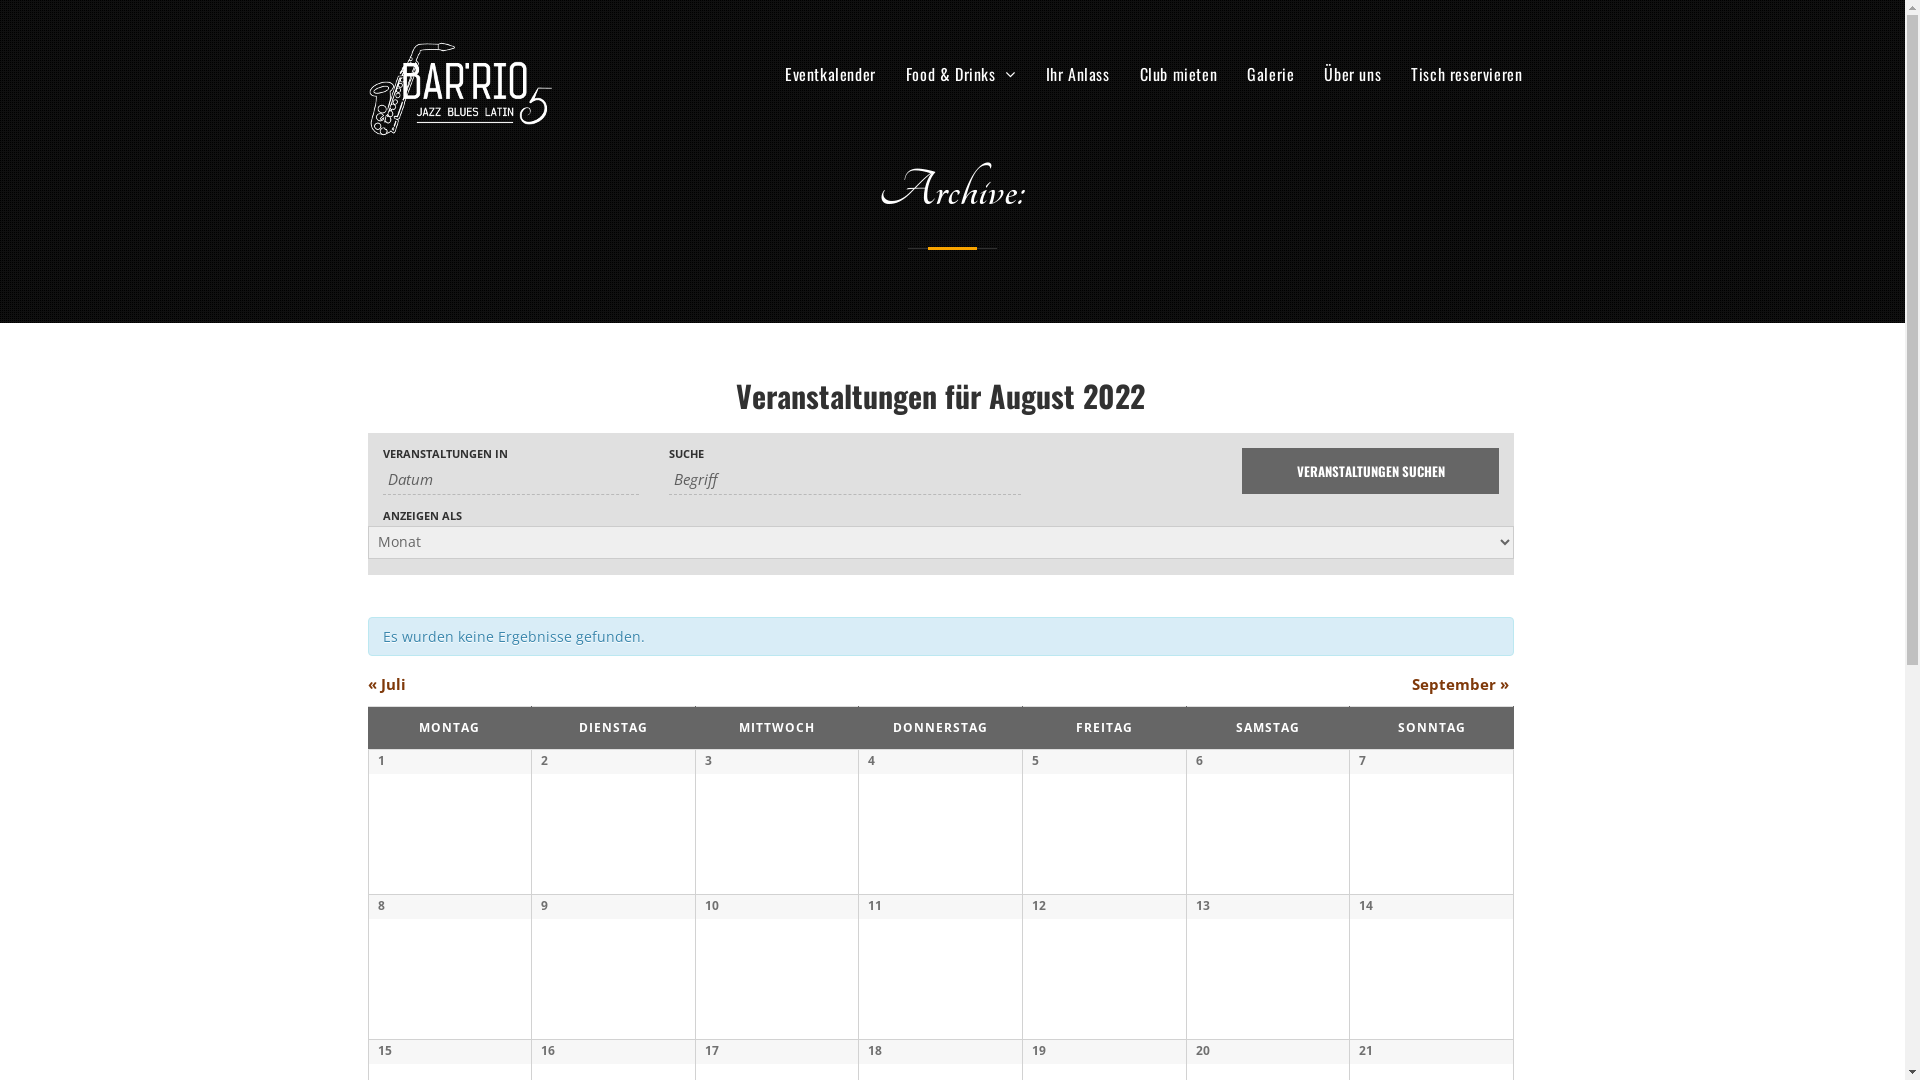 The width and height of the screenshot is (1920, 1080). What do you see at coordinates (1269, 72) in the screenshot?
I see `'Galerie'` at bounding box center [1269, 72].